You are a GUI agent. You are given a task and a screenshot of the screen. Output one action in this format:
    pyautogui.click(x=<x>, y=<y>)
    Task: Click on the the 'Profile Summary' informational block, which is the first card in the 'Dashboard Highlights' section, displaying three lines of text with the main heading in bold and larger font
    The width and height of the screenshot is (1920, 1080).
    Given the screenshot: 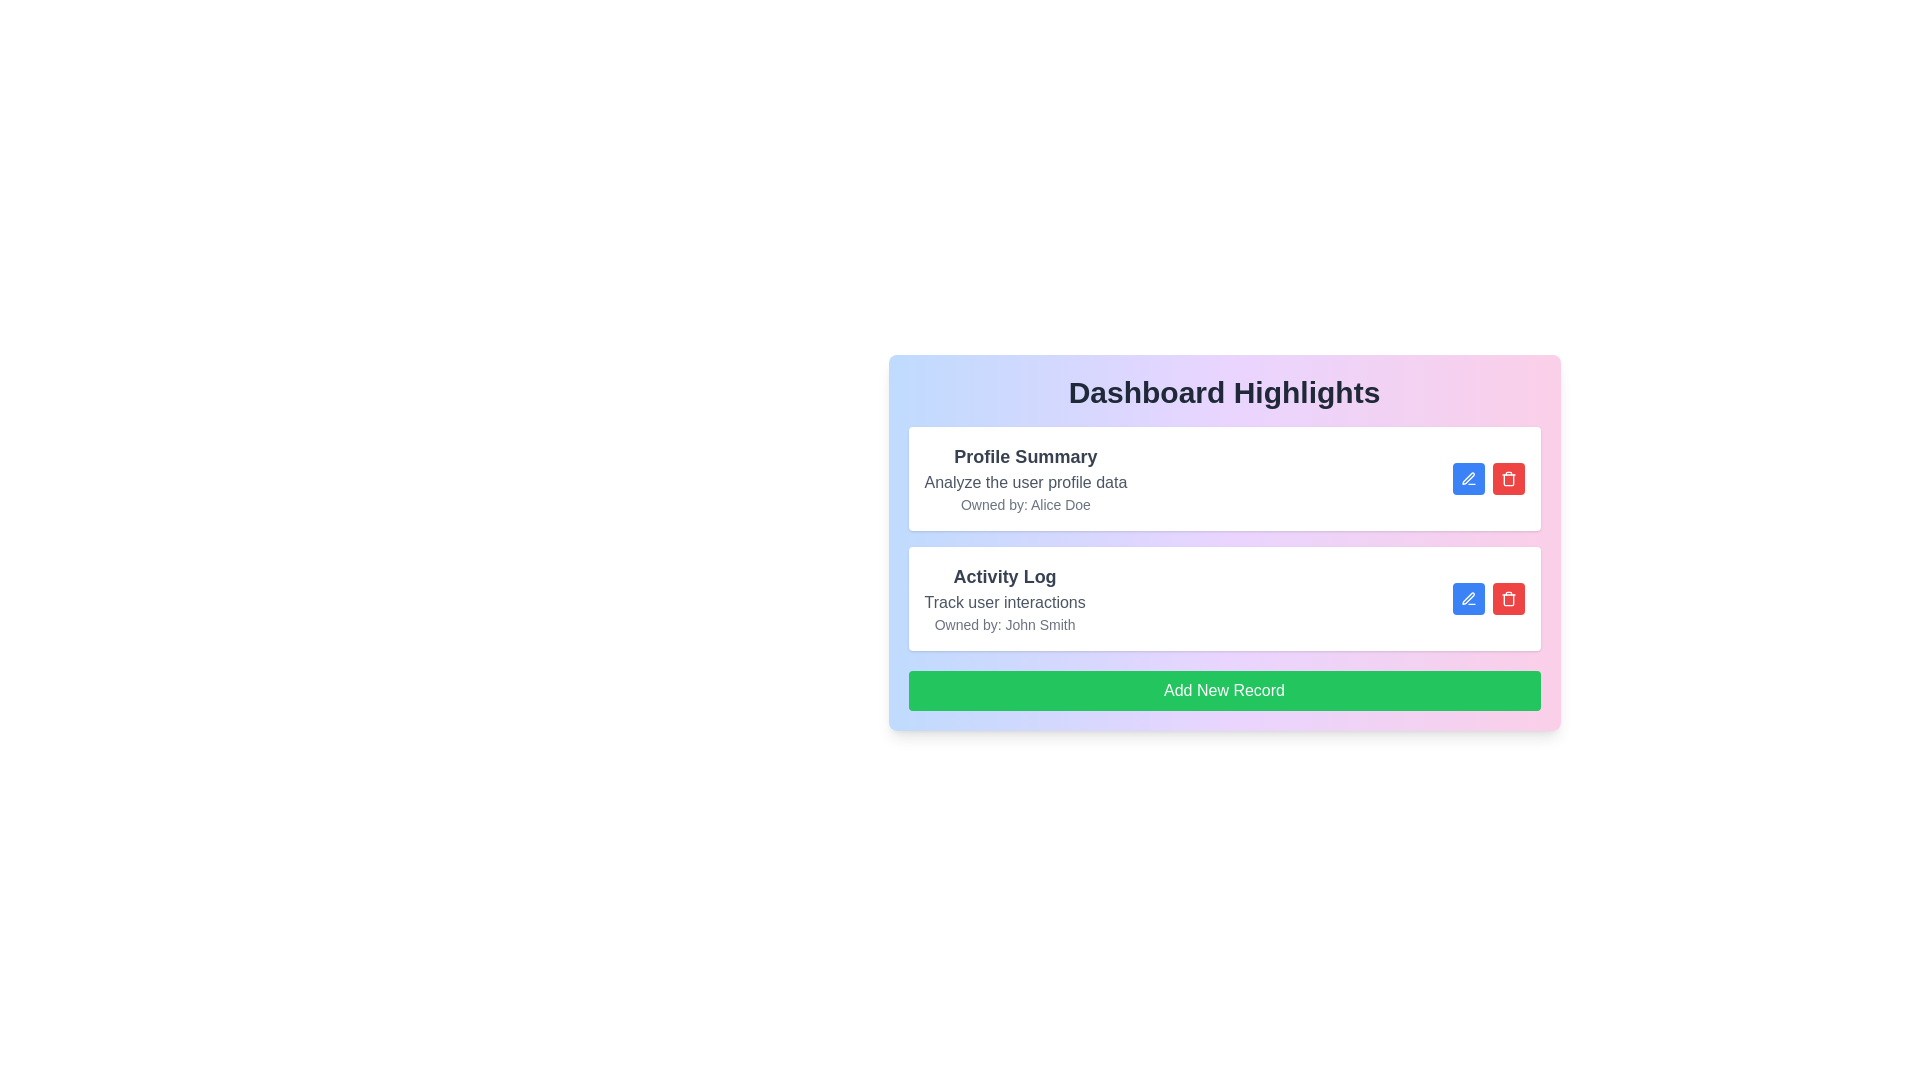 What is the action you would take?
    pyautogui.click(x=1025, y=478)
    